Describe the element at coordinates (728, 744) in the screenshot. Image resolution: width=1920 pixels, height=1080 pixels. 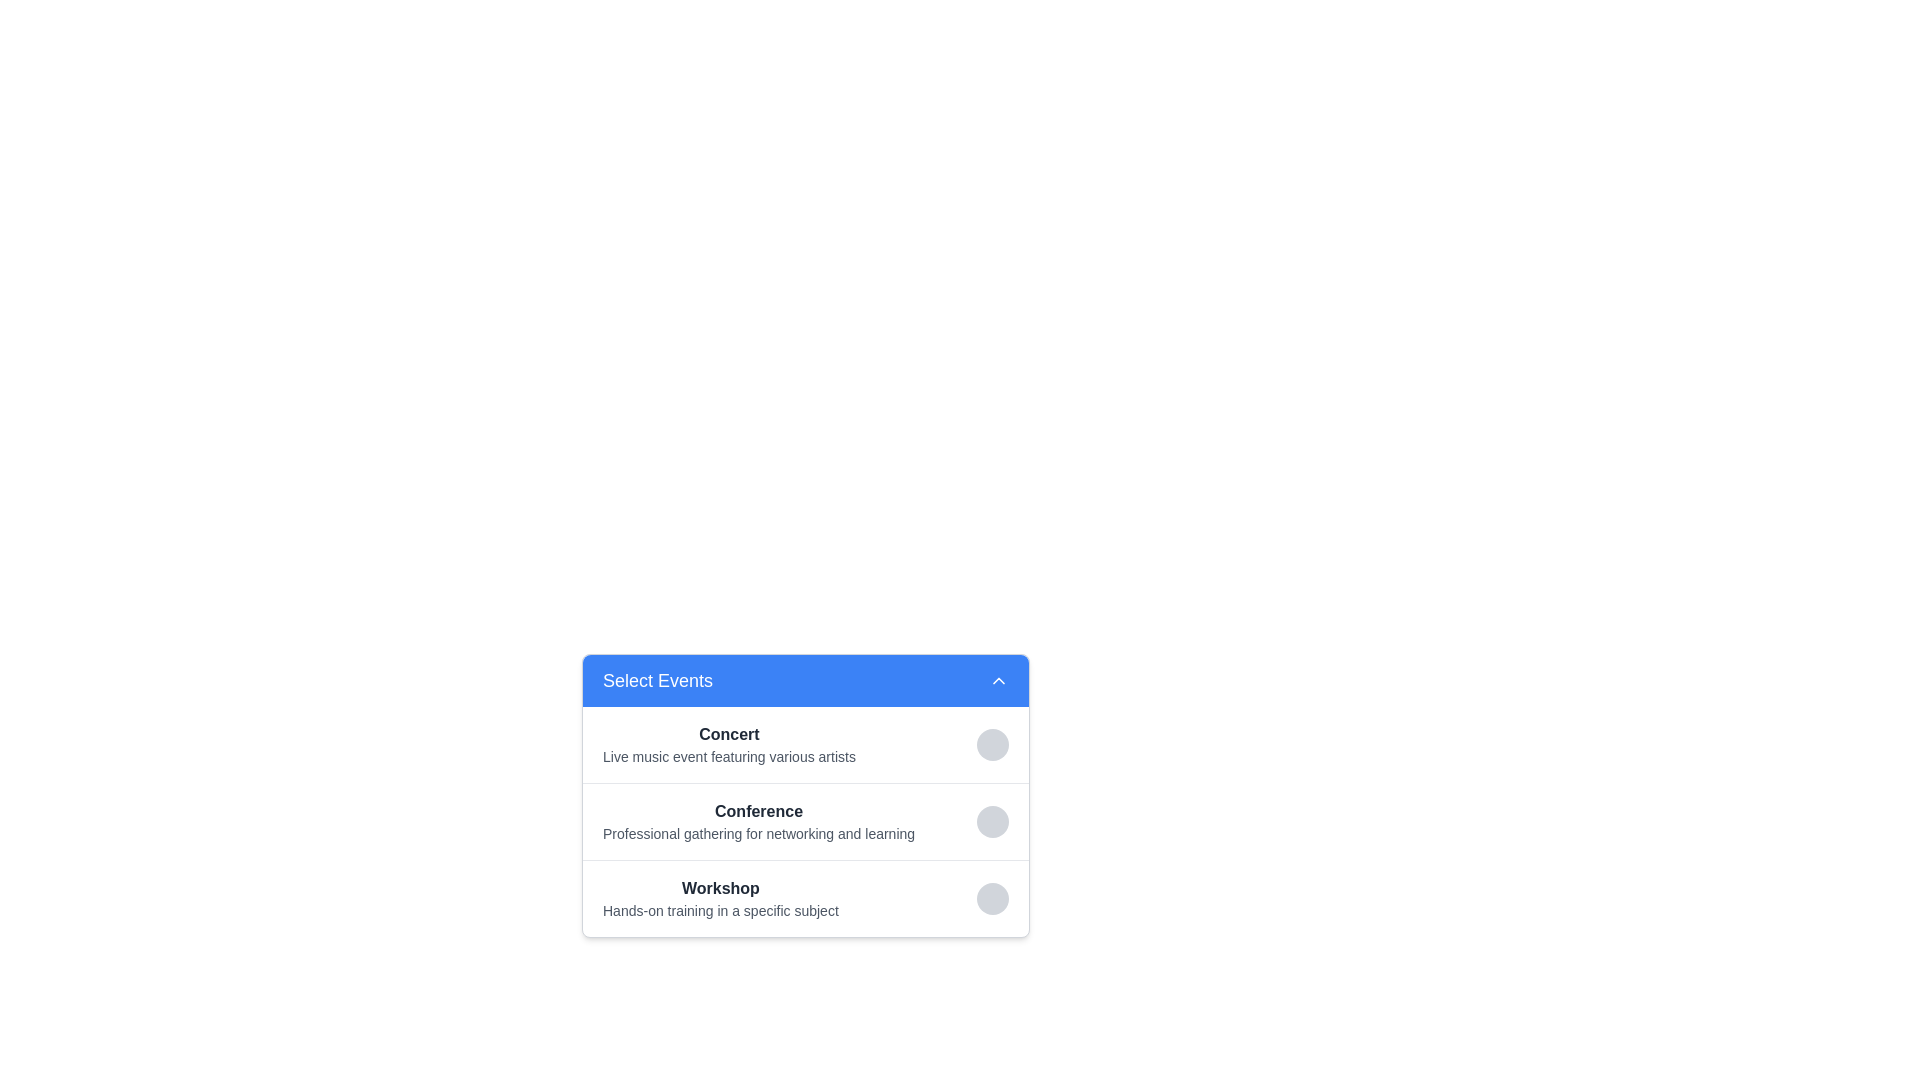
I see `the text label 'Concert' in the first list entry of the dropdown menu titled 'Select Events', which features bold dark gray text and a description of the event below` at that location.